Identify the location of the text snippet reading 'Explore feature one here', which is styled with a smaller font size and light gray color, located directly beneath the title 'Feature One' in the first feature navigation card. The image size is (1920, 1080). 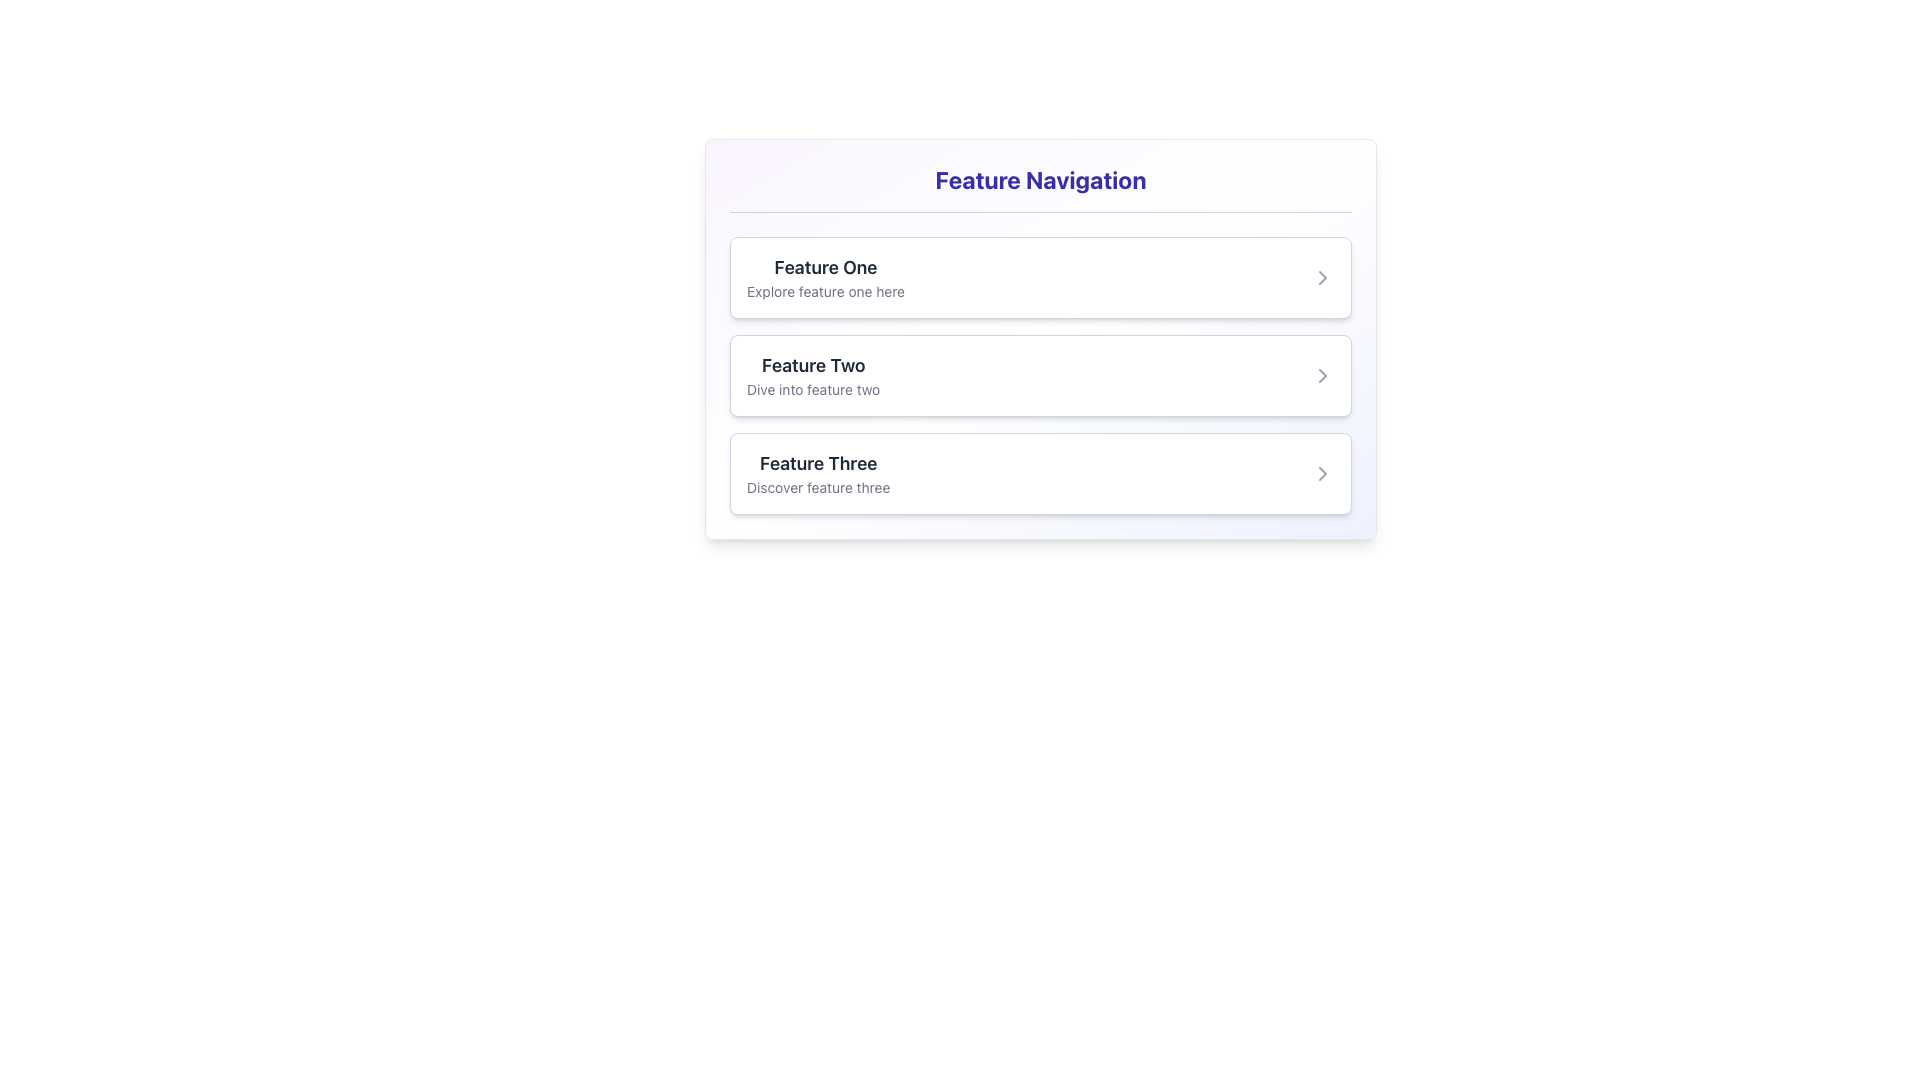
(825, 292).